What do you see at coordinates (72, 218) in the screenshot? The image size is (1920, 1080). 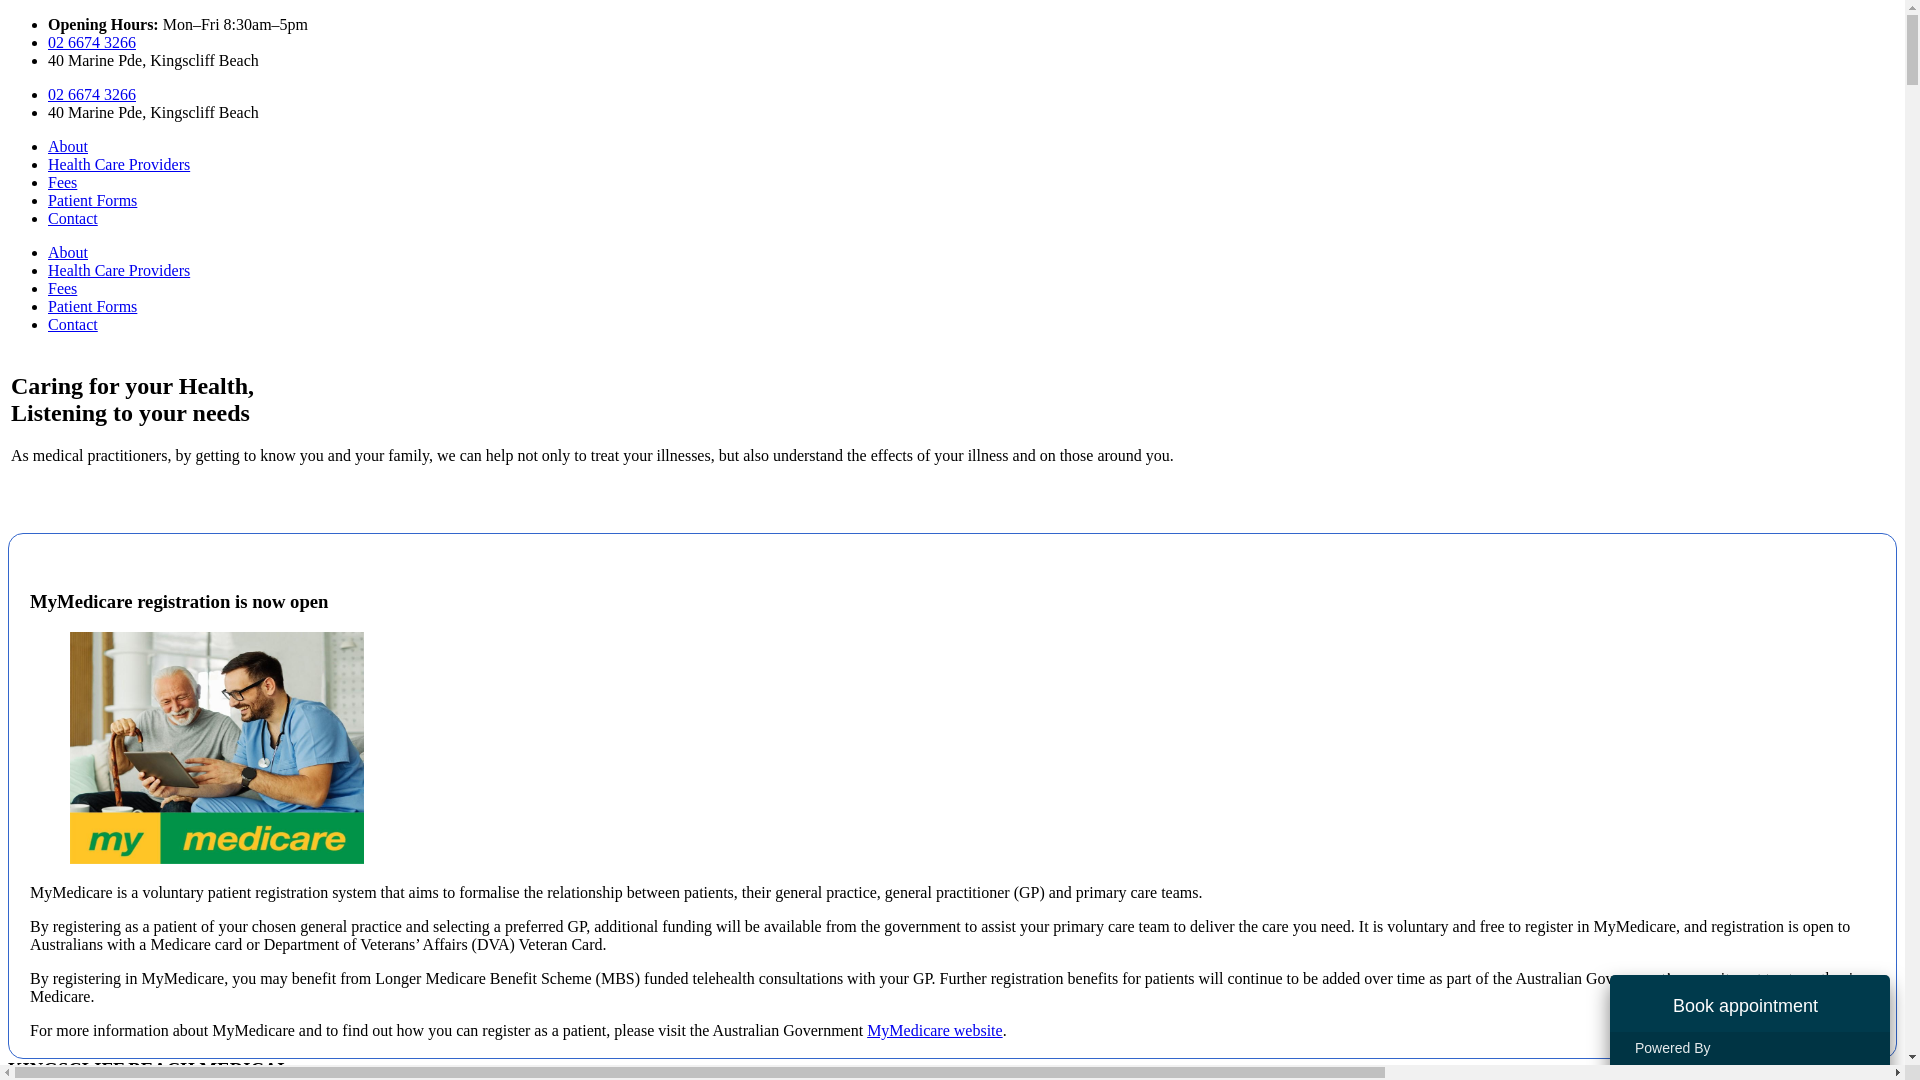 I see `'Contact'` at bounding box center [72, 218].